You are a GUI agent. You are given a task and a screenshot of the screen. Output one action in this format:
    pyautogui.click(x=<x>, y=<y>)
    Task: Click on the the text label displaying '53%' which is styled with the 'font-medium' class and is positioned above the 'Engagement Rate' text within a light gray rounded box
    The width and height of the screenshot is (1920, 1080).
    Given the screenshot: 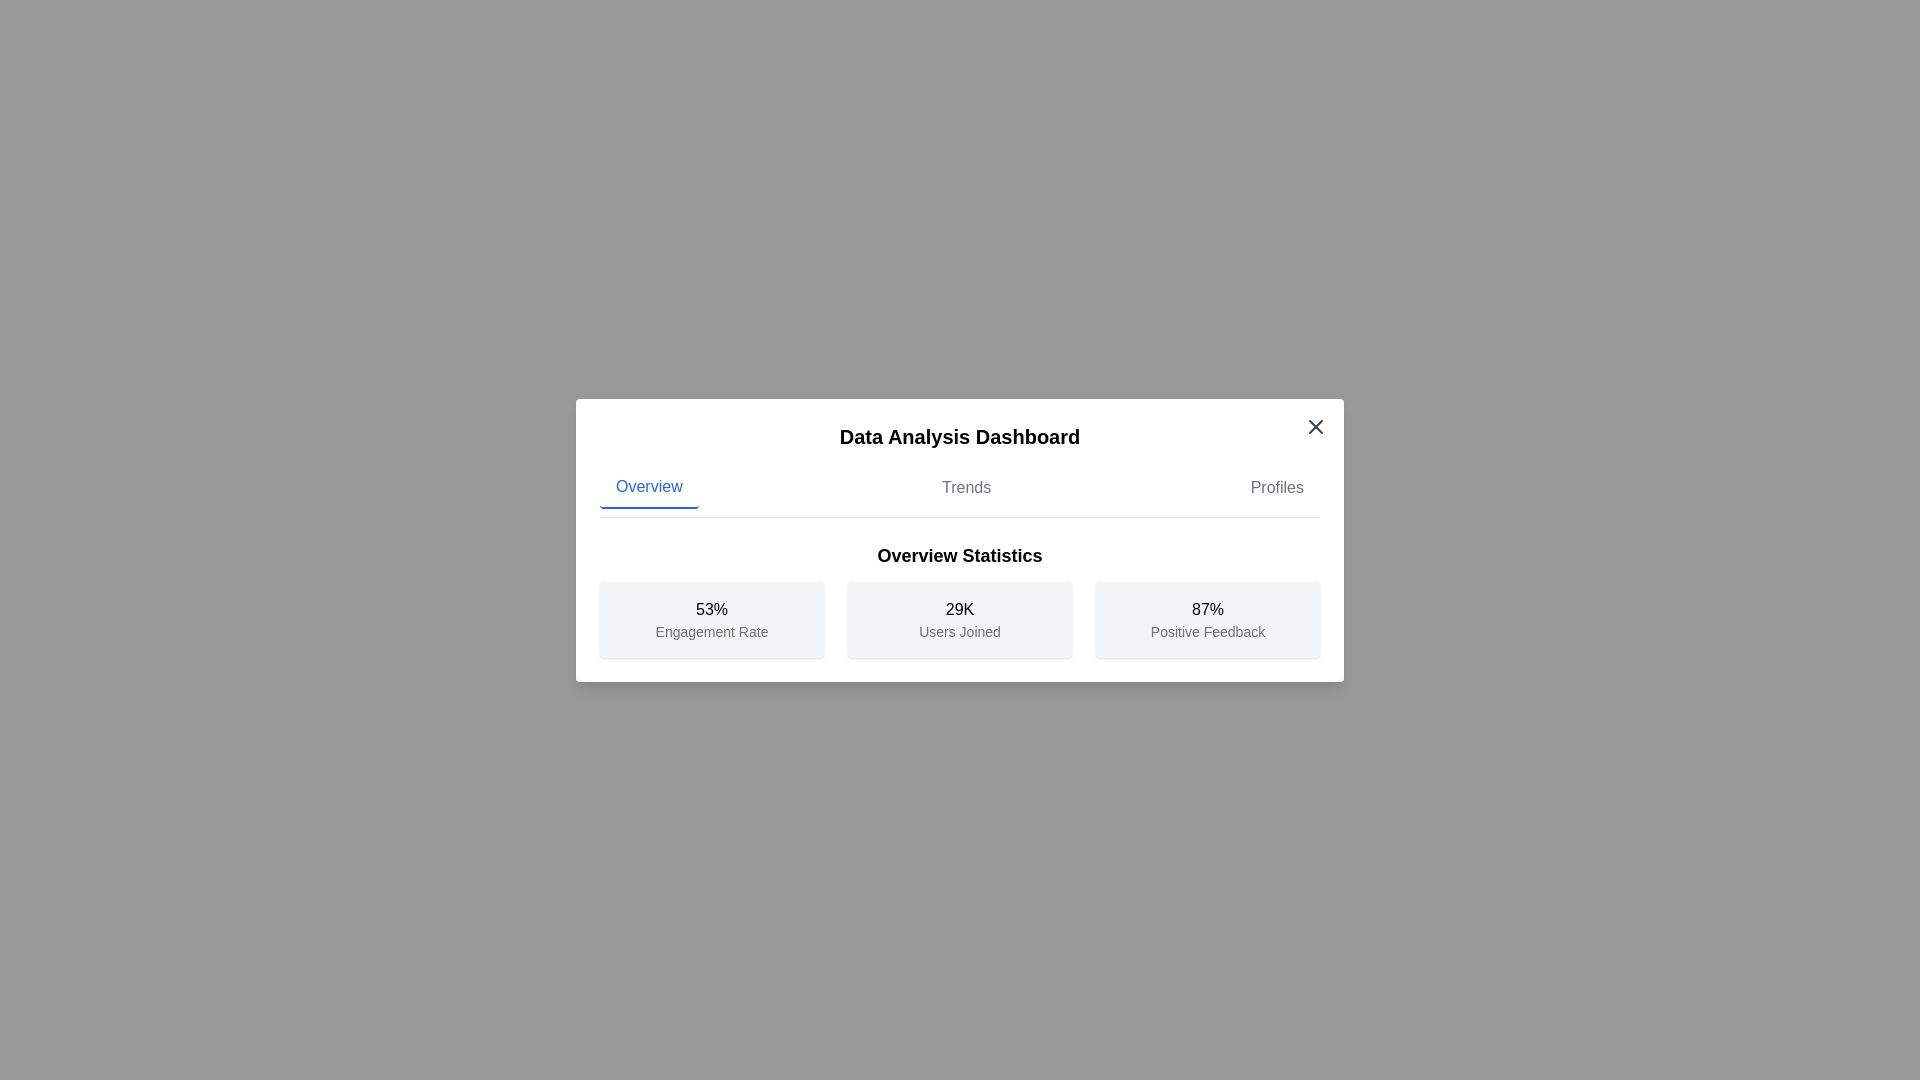 What is the action you would take?
    pyautogui.click(x=711, y=608)
    